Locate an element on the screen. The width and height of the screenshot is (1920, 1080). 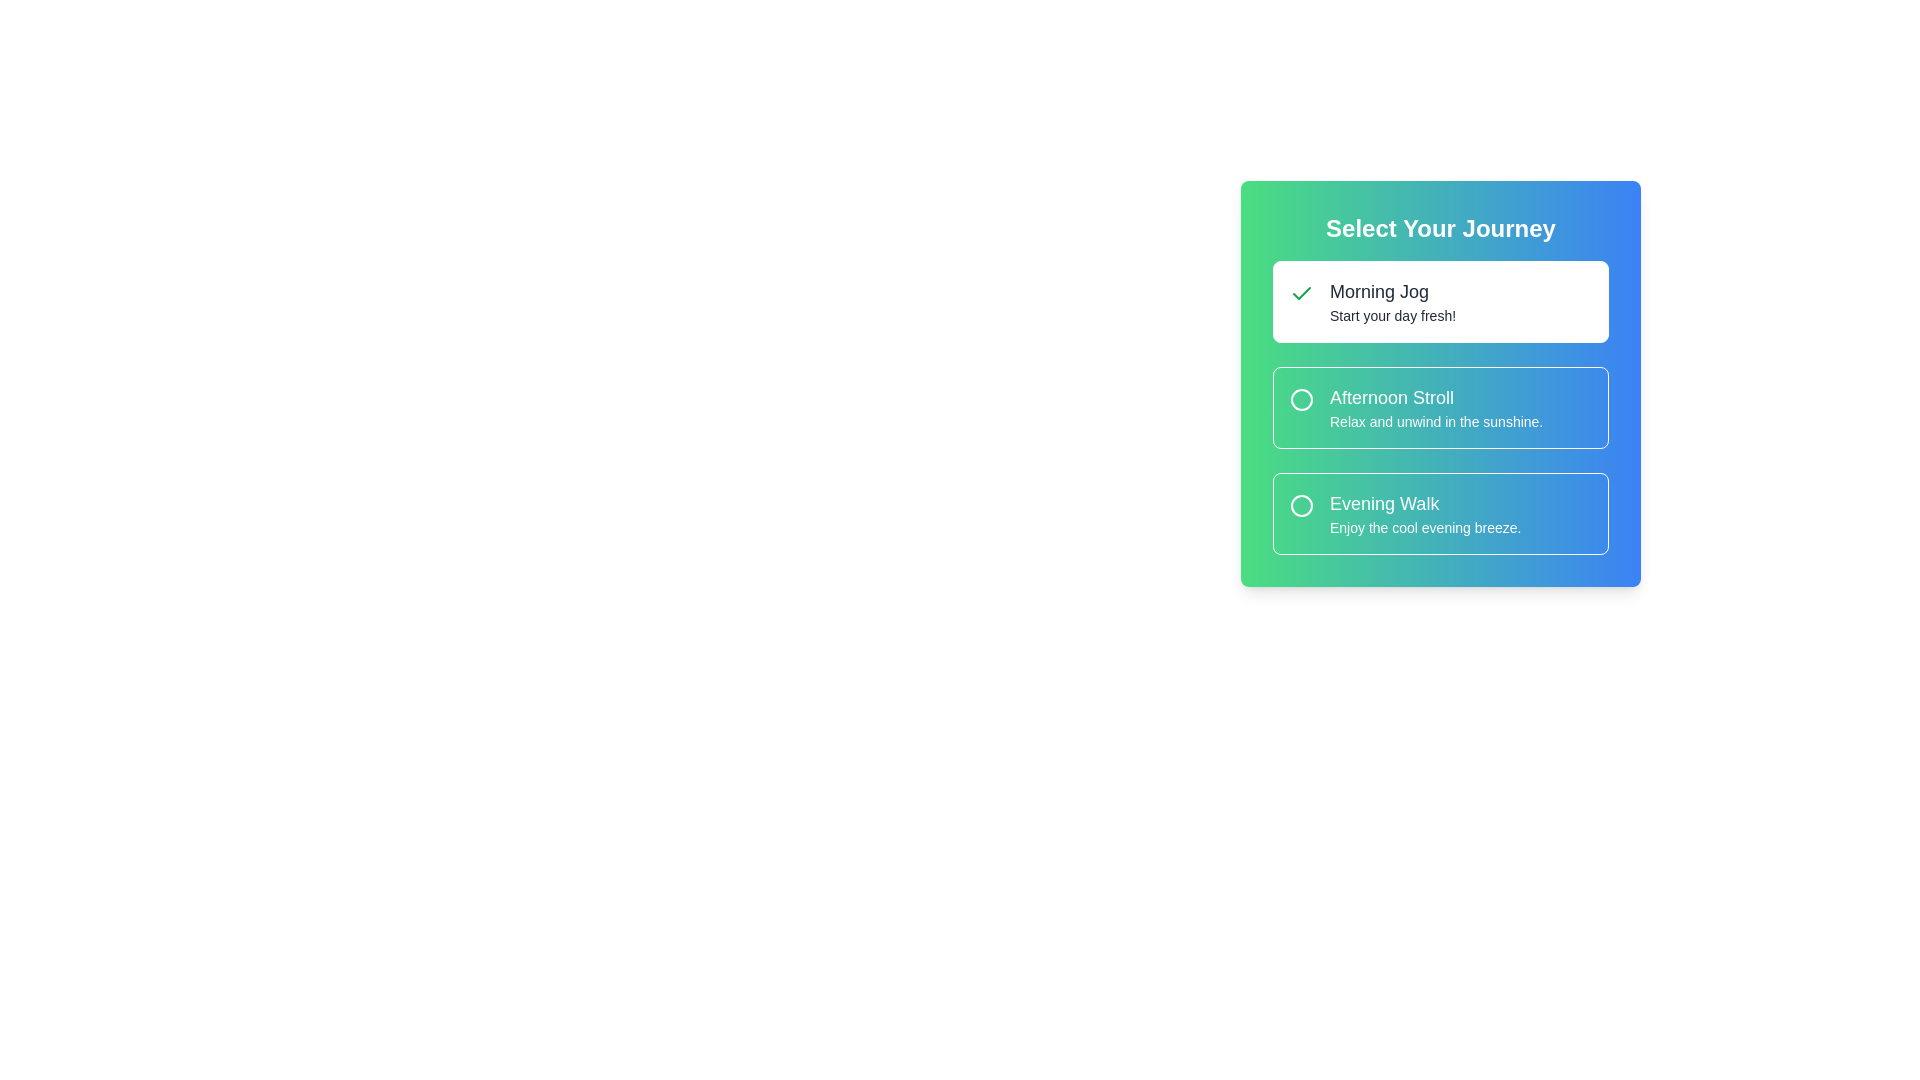
the text label displaying 'Evening Walk', which is styled in bold white font against a blue-to-green gradient background, located in the upper section of its option block is located at coordinates (1424, 503).